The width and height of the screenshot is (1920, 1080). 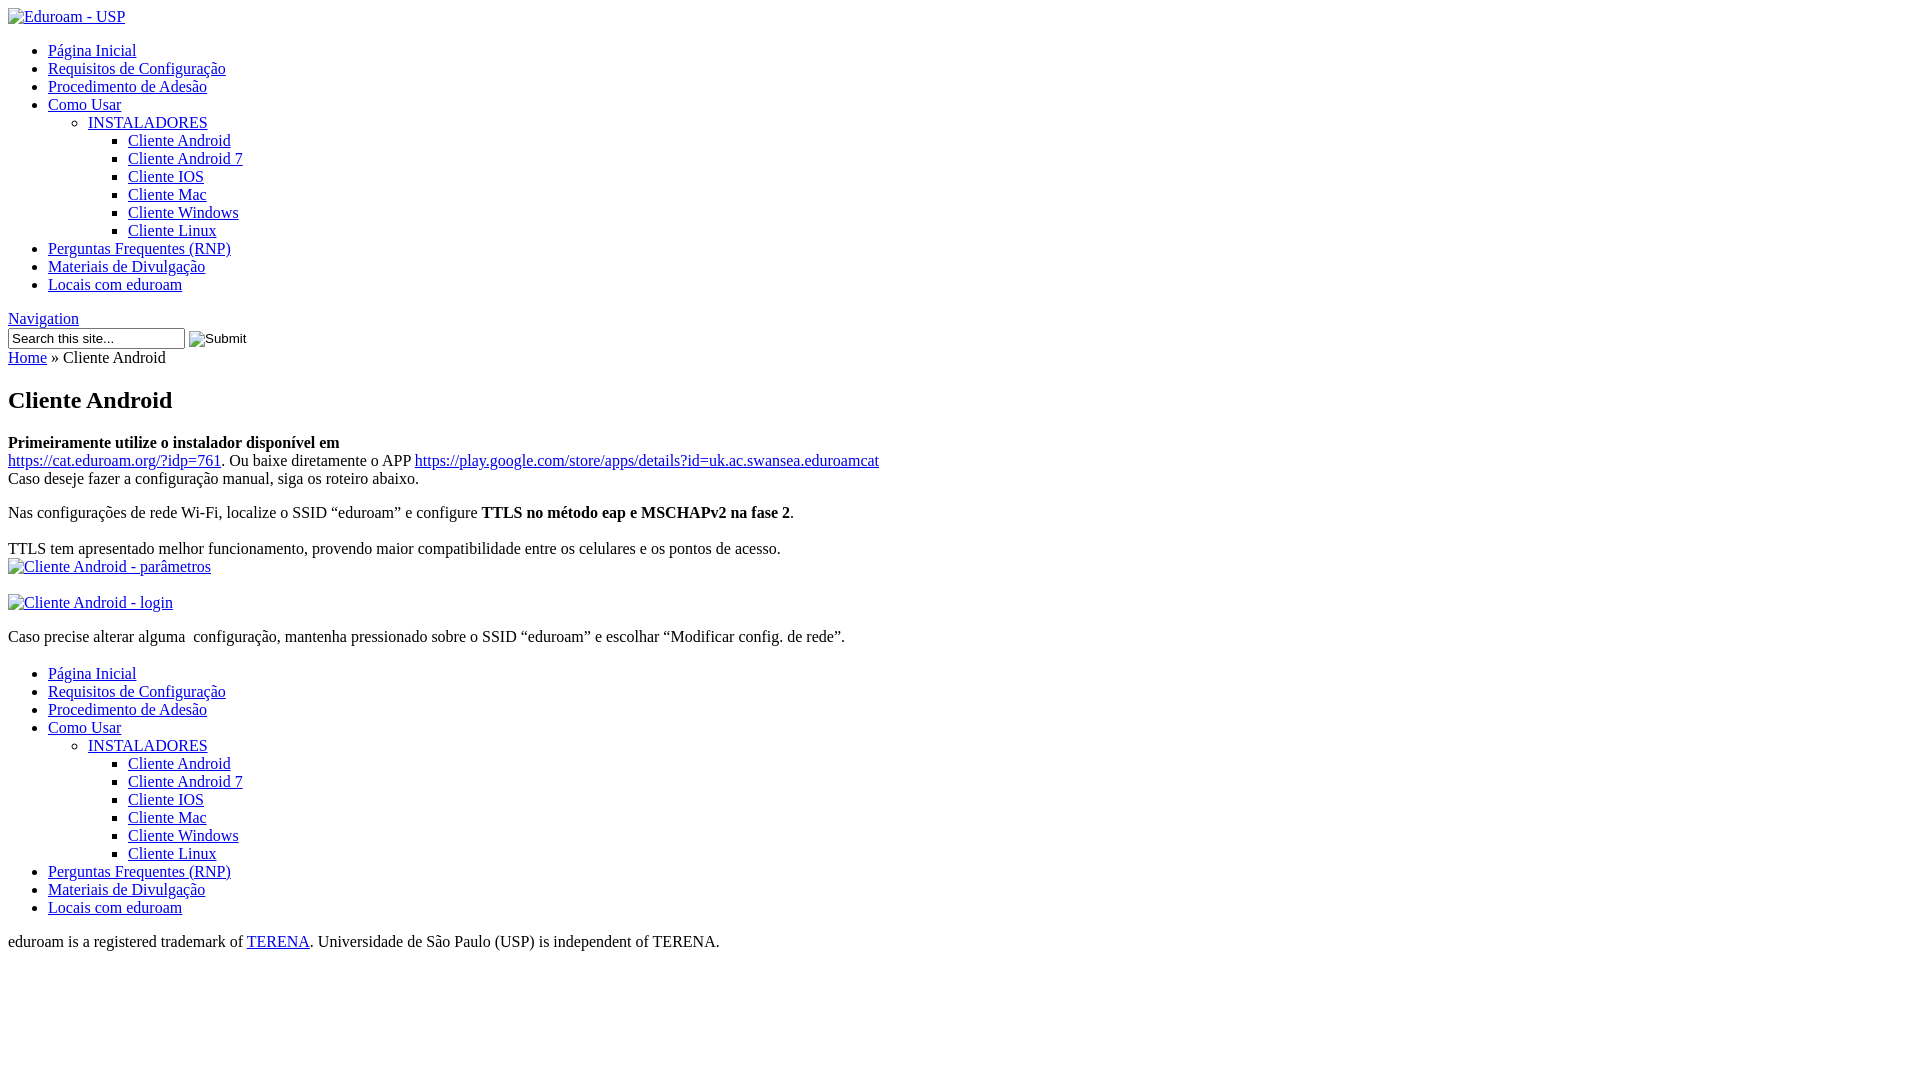 What do you see at coordinates (183, 212) in the screenshot?
I see `'Cliente Windows'` at bounding box center [183, 212].